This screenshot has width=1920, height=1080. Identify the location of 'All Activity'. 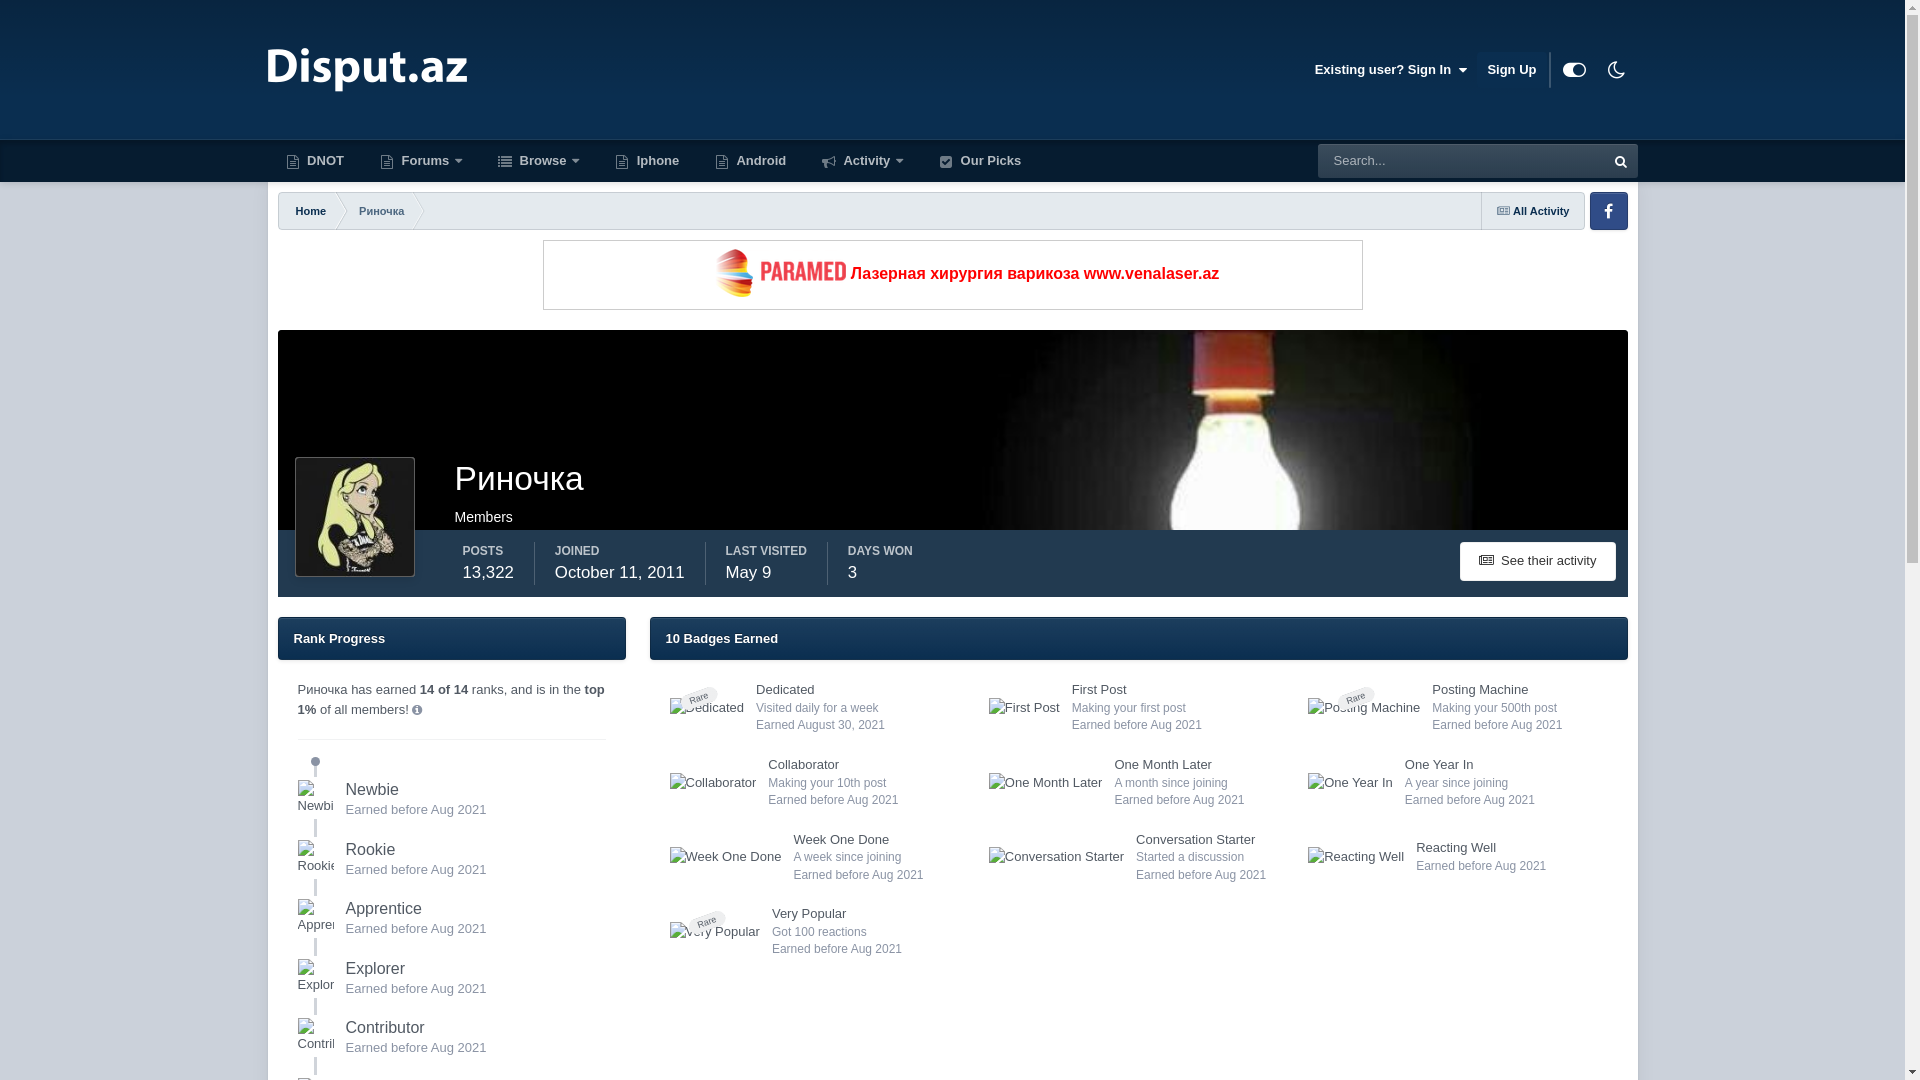
(1482, 211).